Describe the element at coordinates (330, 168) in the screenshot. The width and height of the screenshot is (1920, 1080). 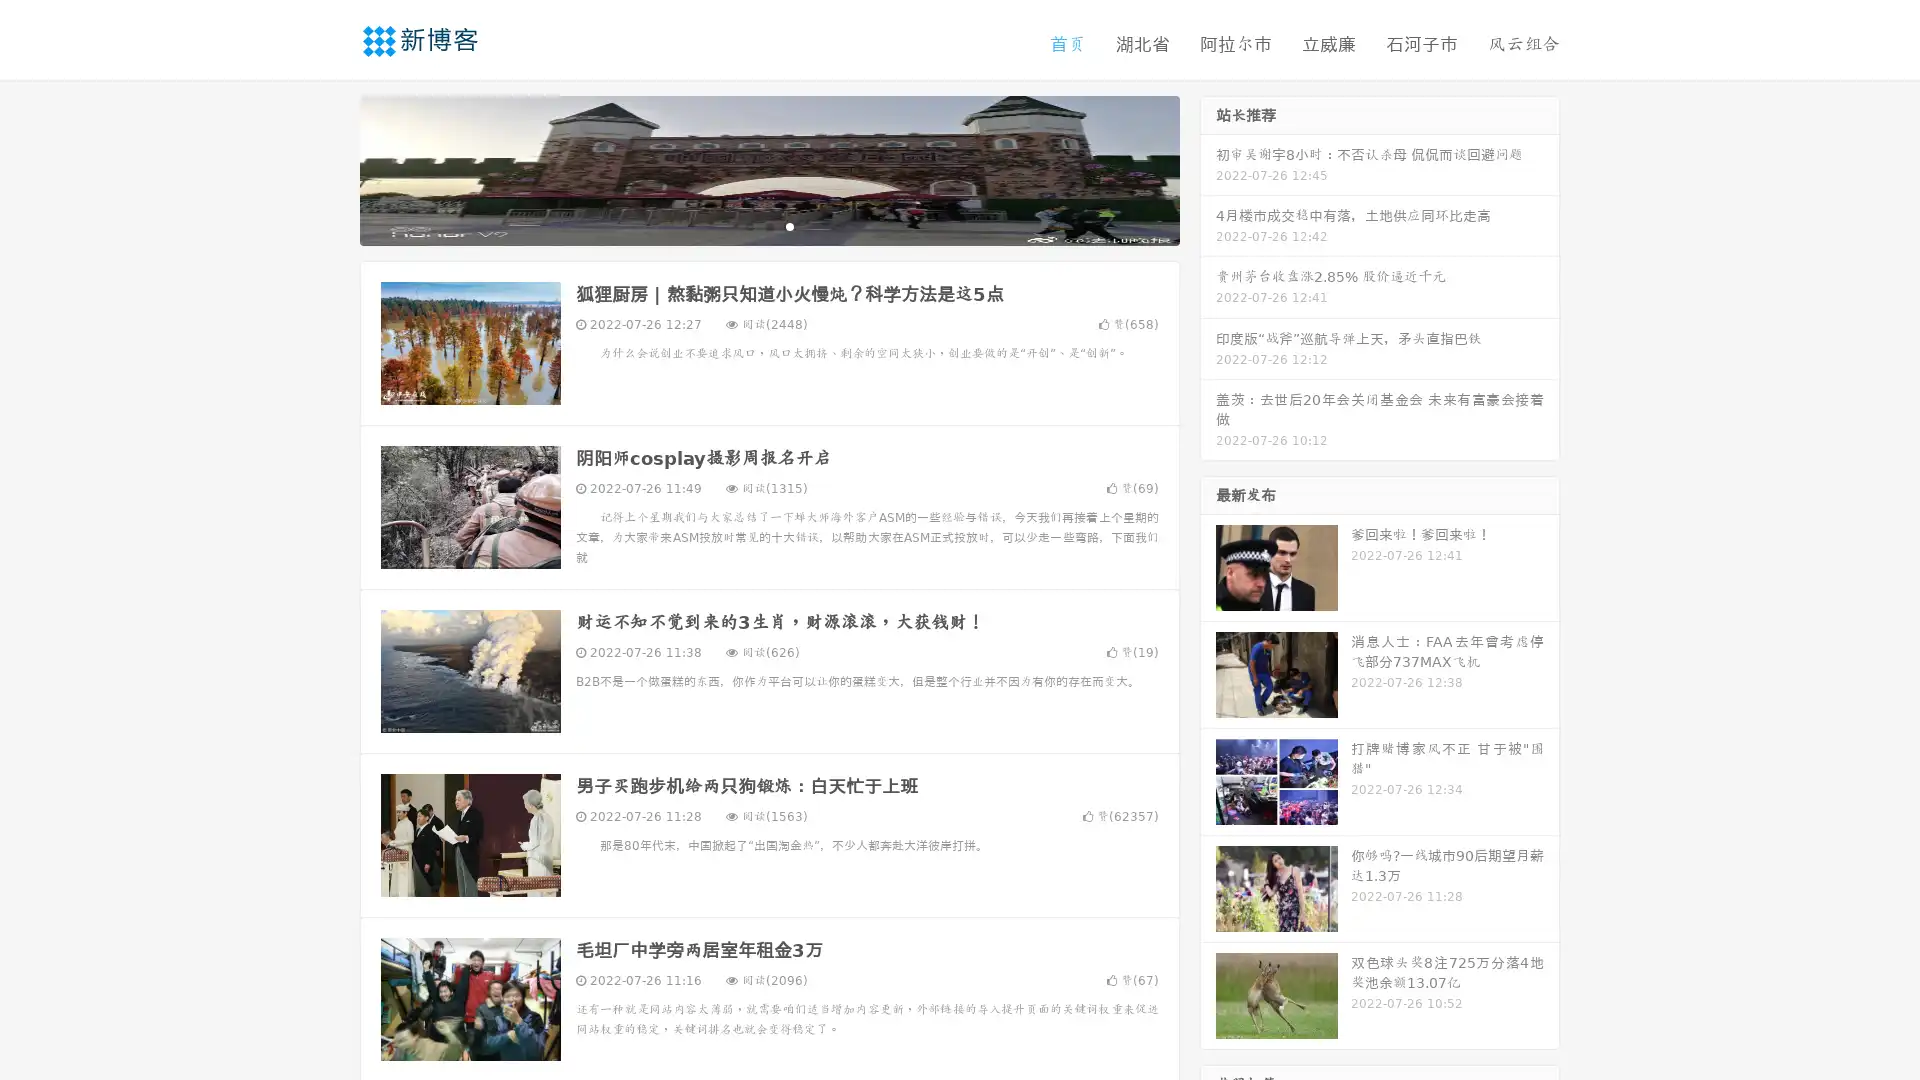
I see `Previous slide` at that location.